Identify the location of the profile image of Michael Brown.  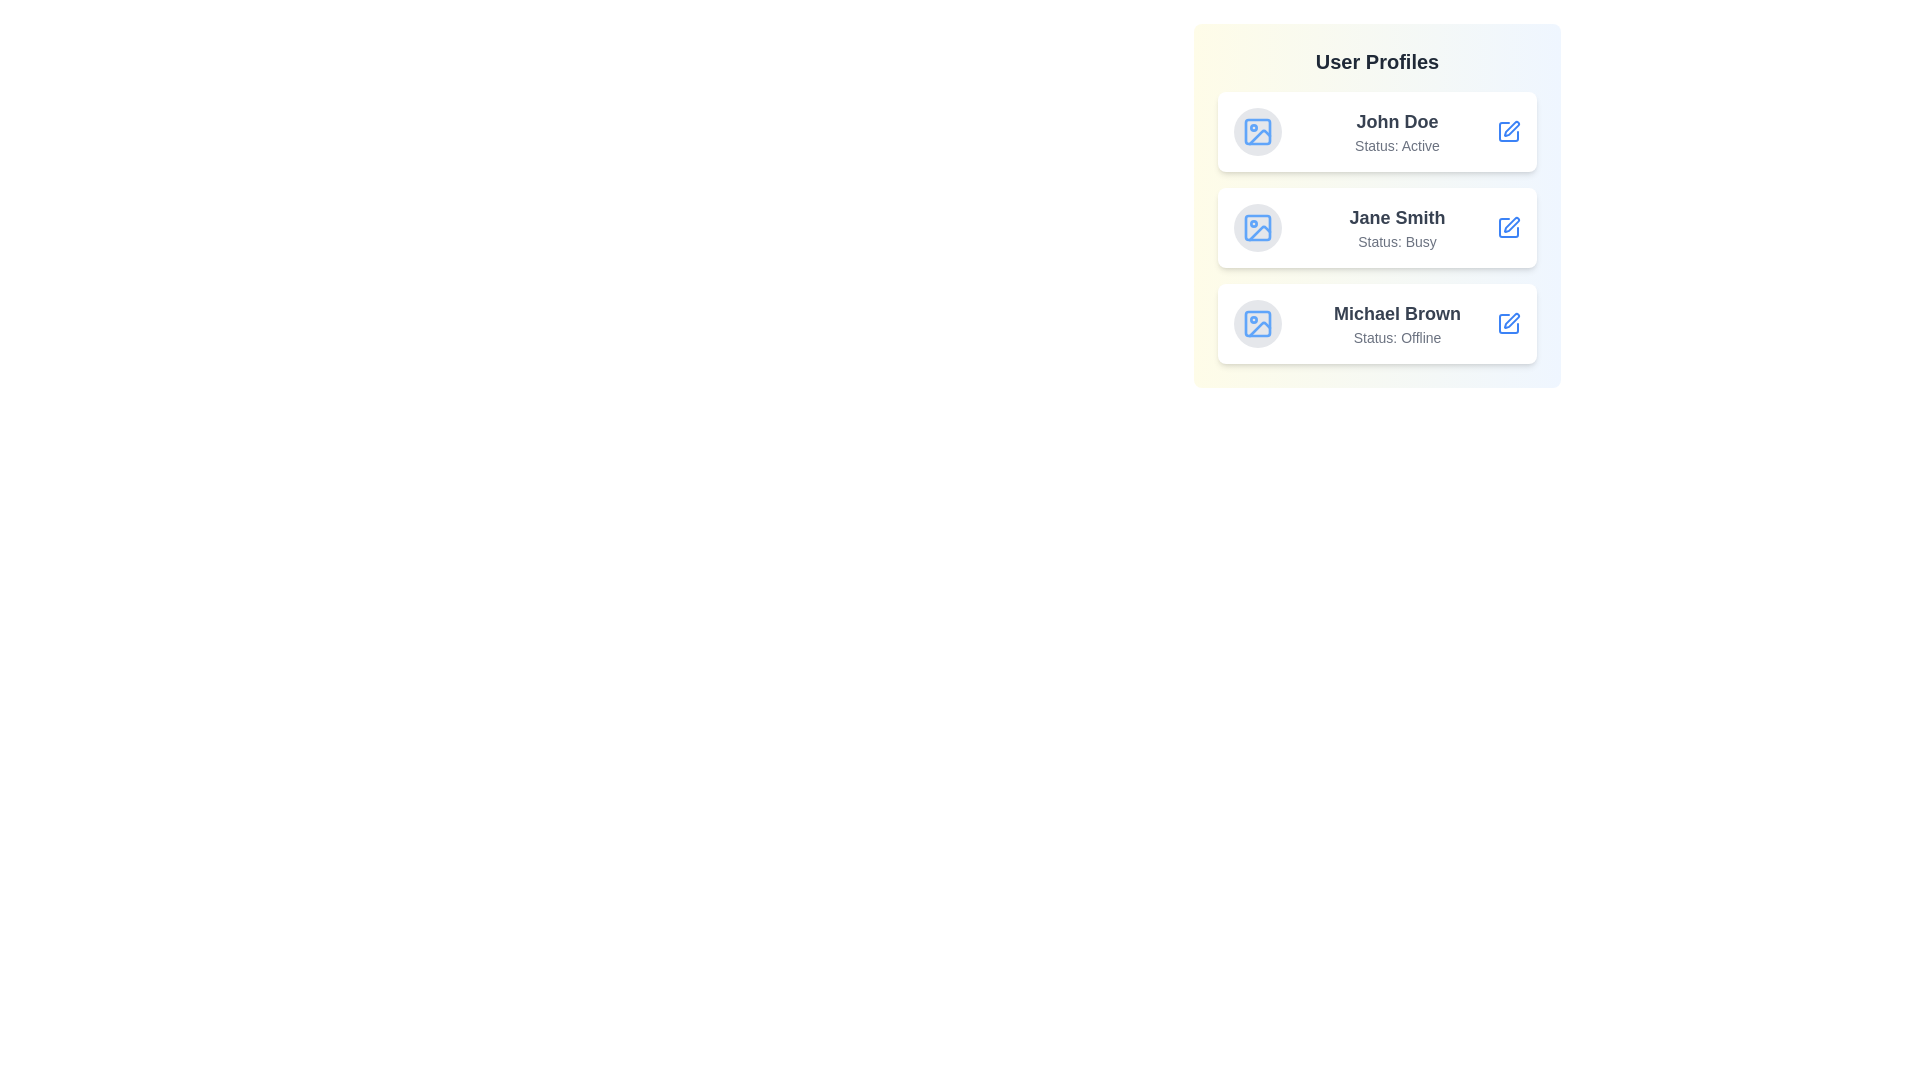
(1256, 323).